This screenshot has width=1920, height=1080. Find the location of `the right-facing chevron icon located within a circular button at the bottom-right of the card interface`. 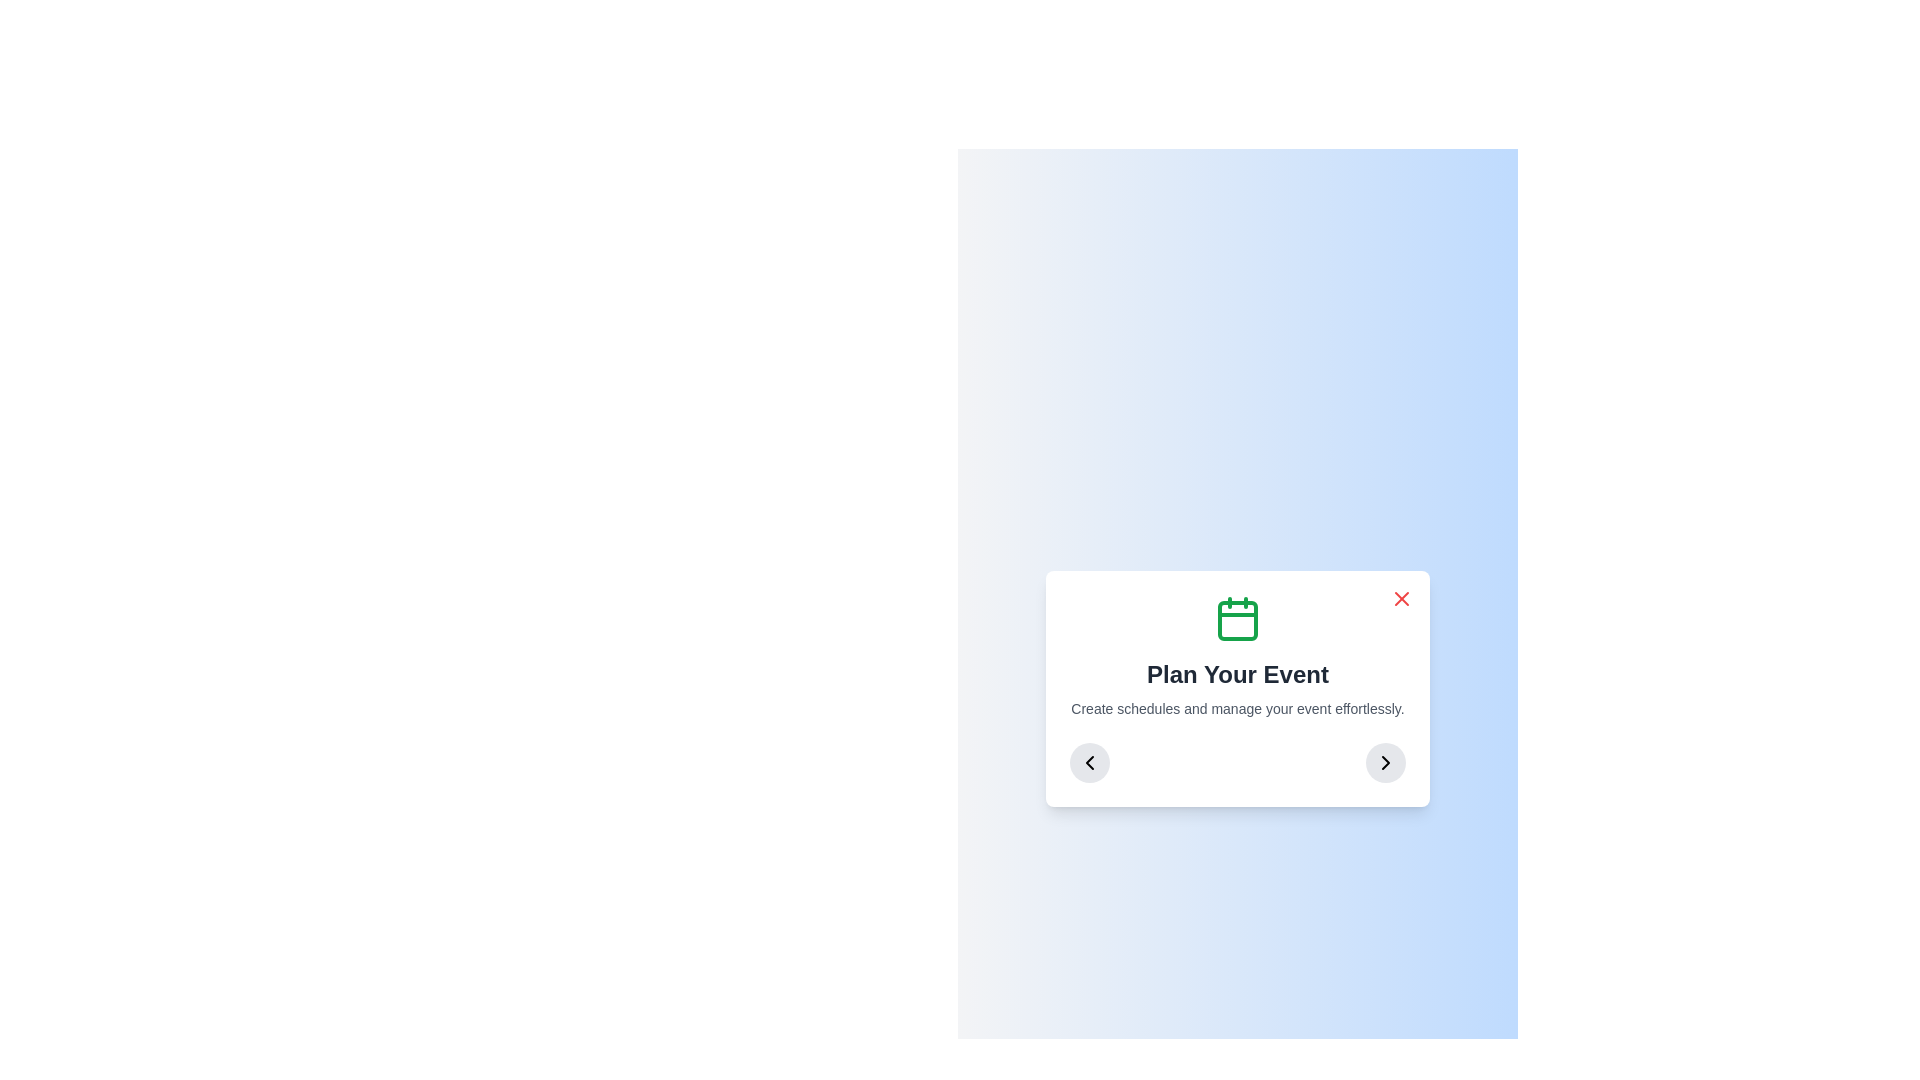

the right-facing chevron icon located within a circular button at the bottom-right of the card interface is located at coordinates (1385, 763).